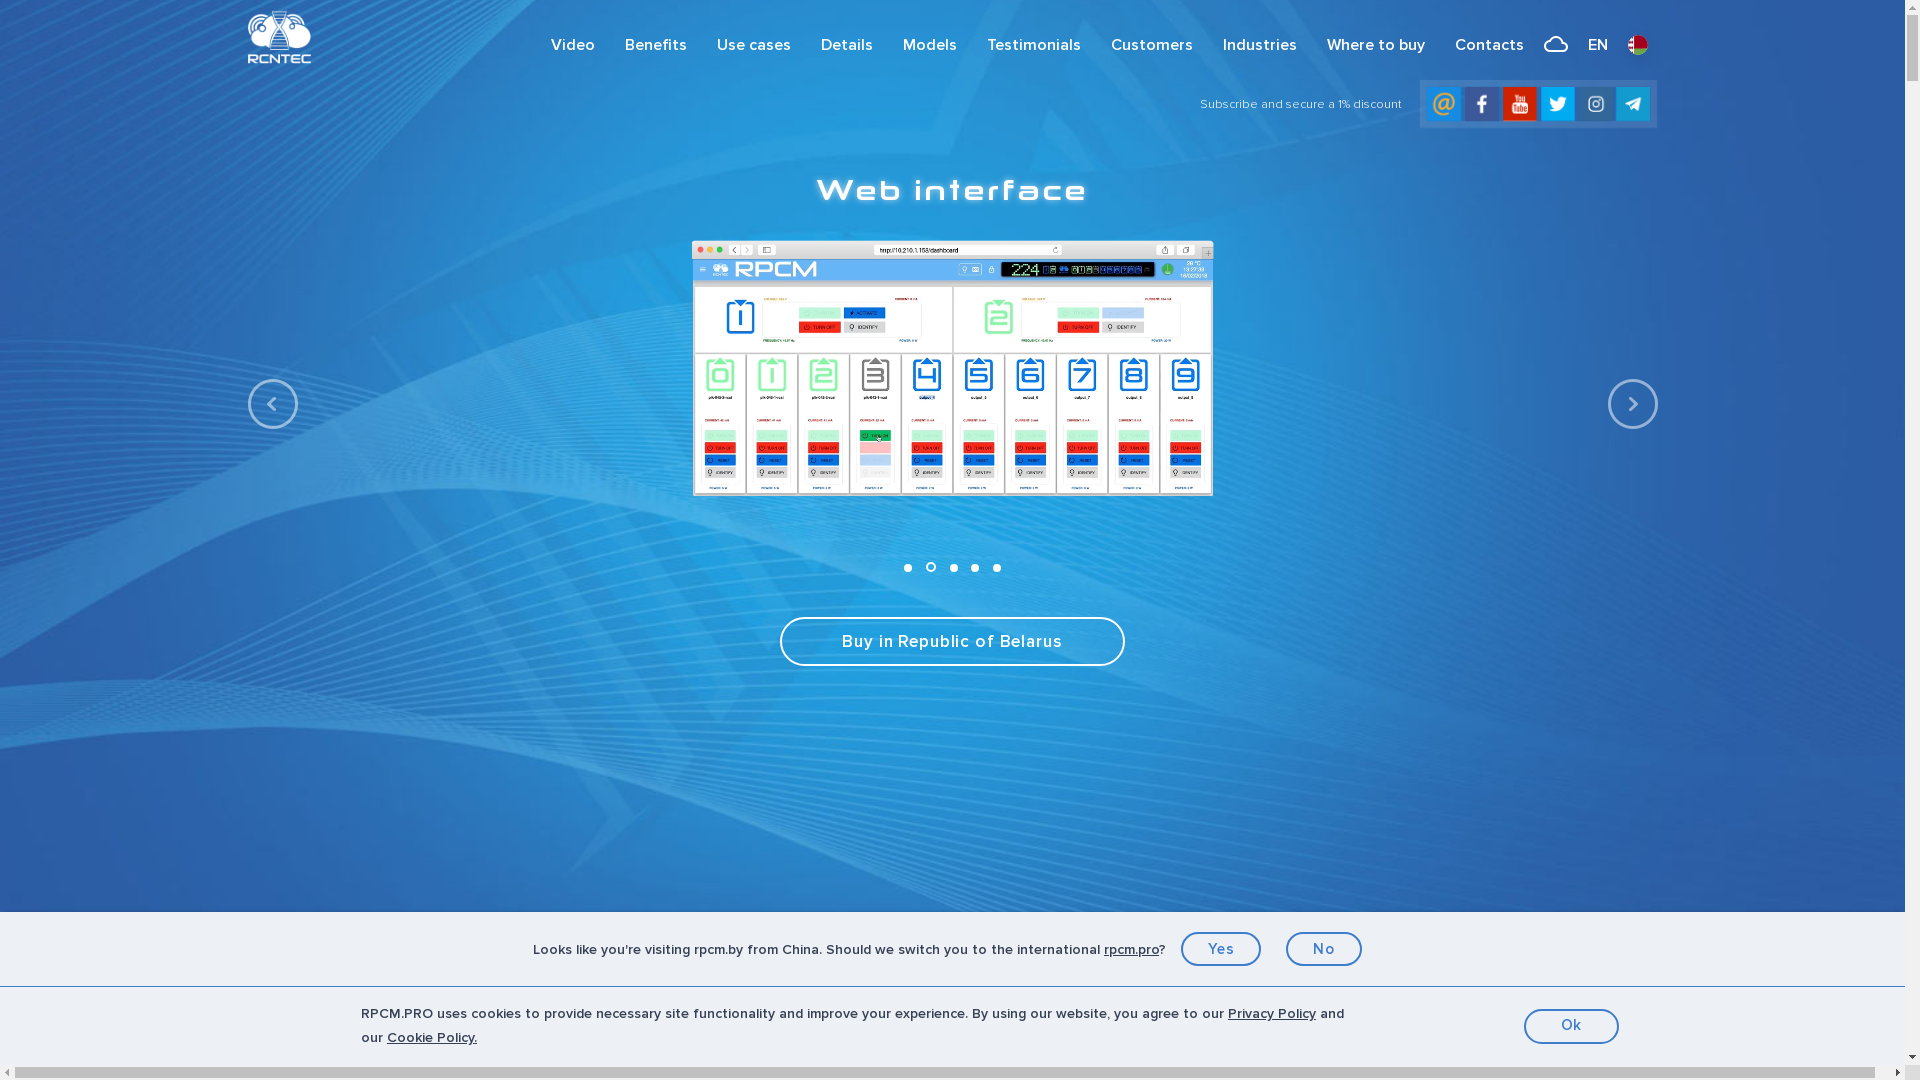 The height and width of the screenshot is (1080, 1920). What do you see at coordinates (1554, 45) in the screenshot?
I see `'cloud_queue'` at bounding box center [1554, 45].